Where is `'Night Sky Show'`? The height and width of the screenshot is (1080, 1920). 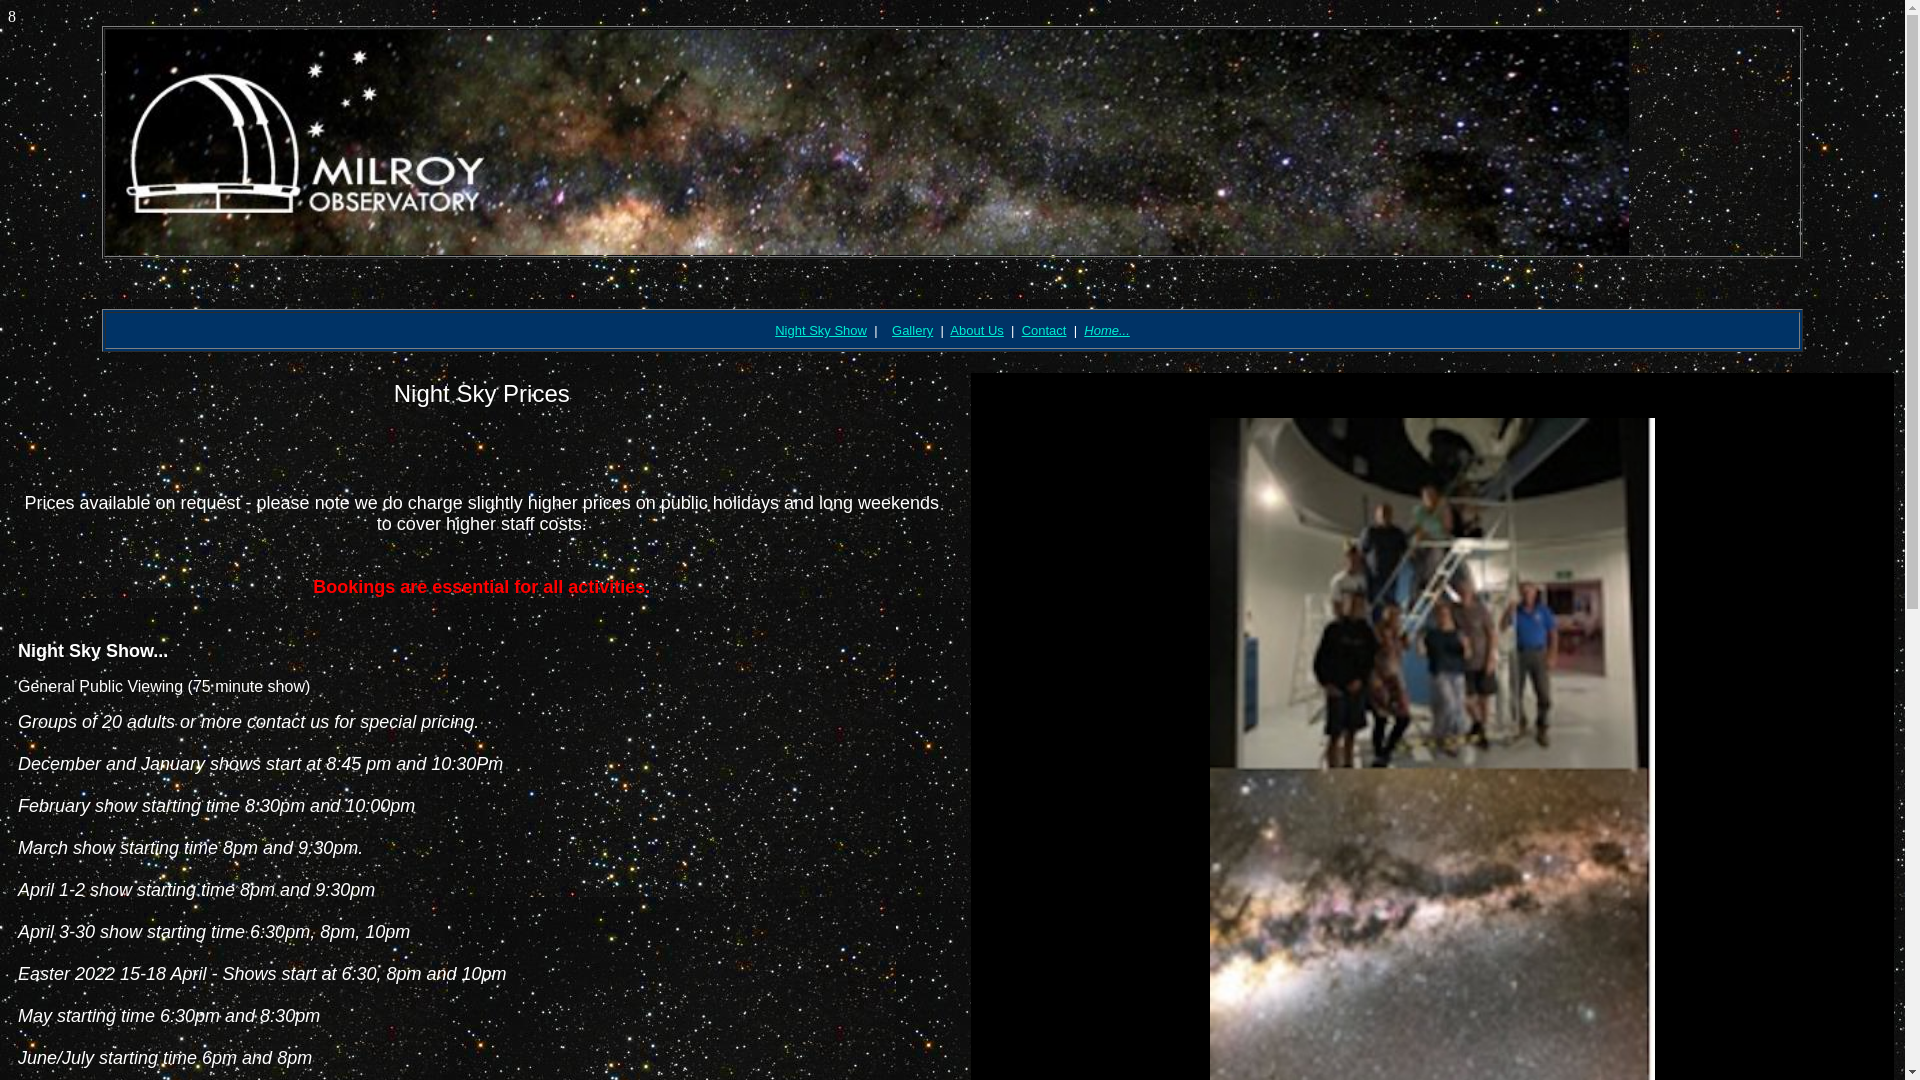
'Night Sky Show' is located at coordinates (820, 329).